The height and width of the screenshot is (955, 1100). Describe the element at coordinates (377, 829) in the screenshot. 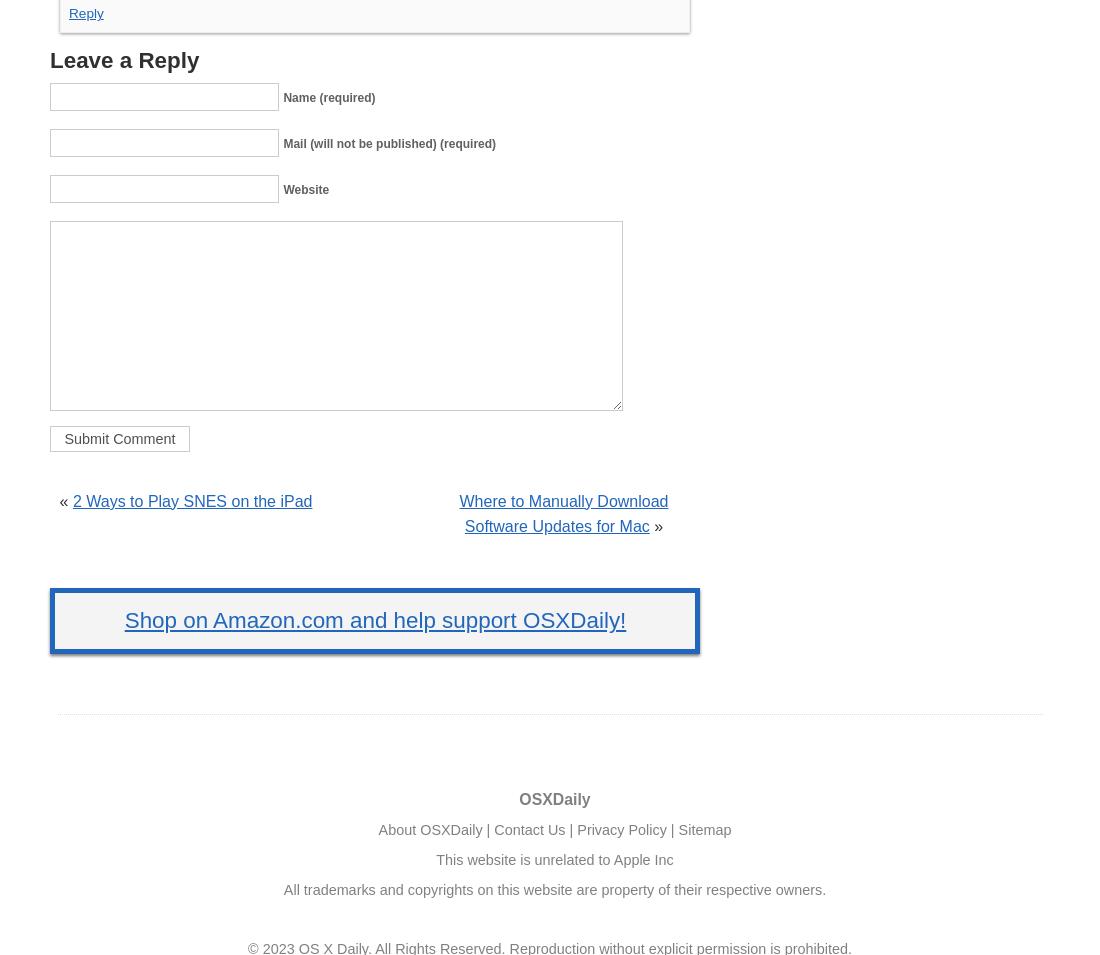

I see `'About OSXDaily'` at that location.